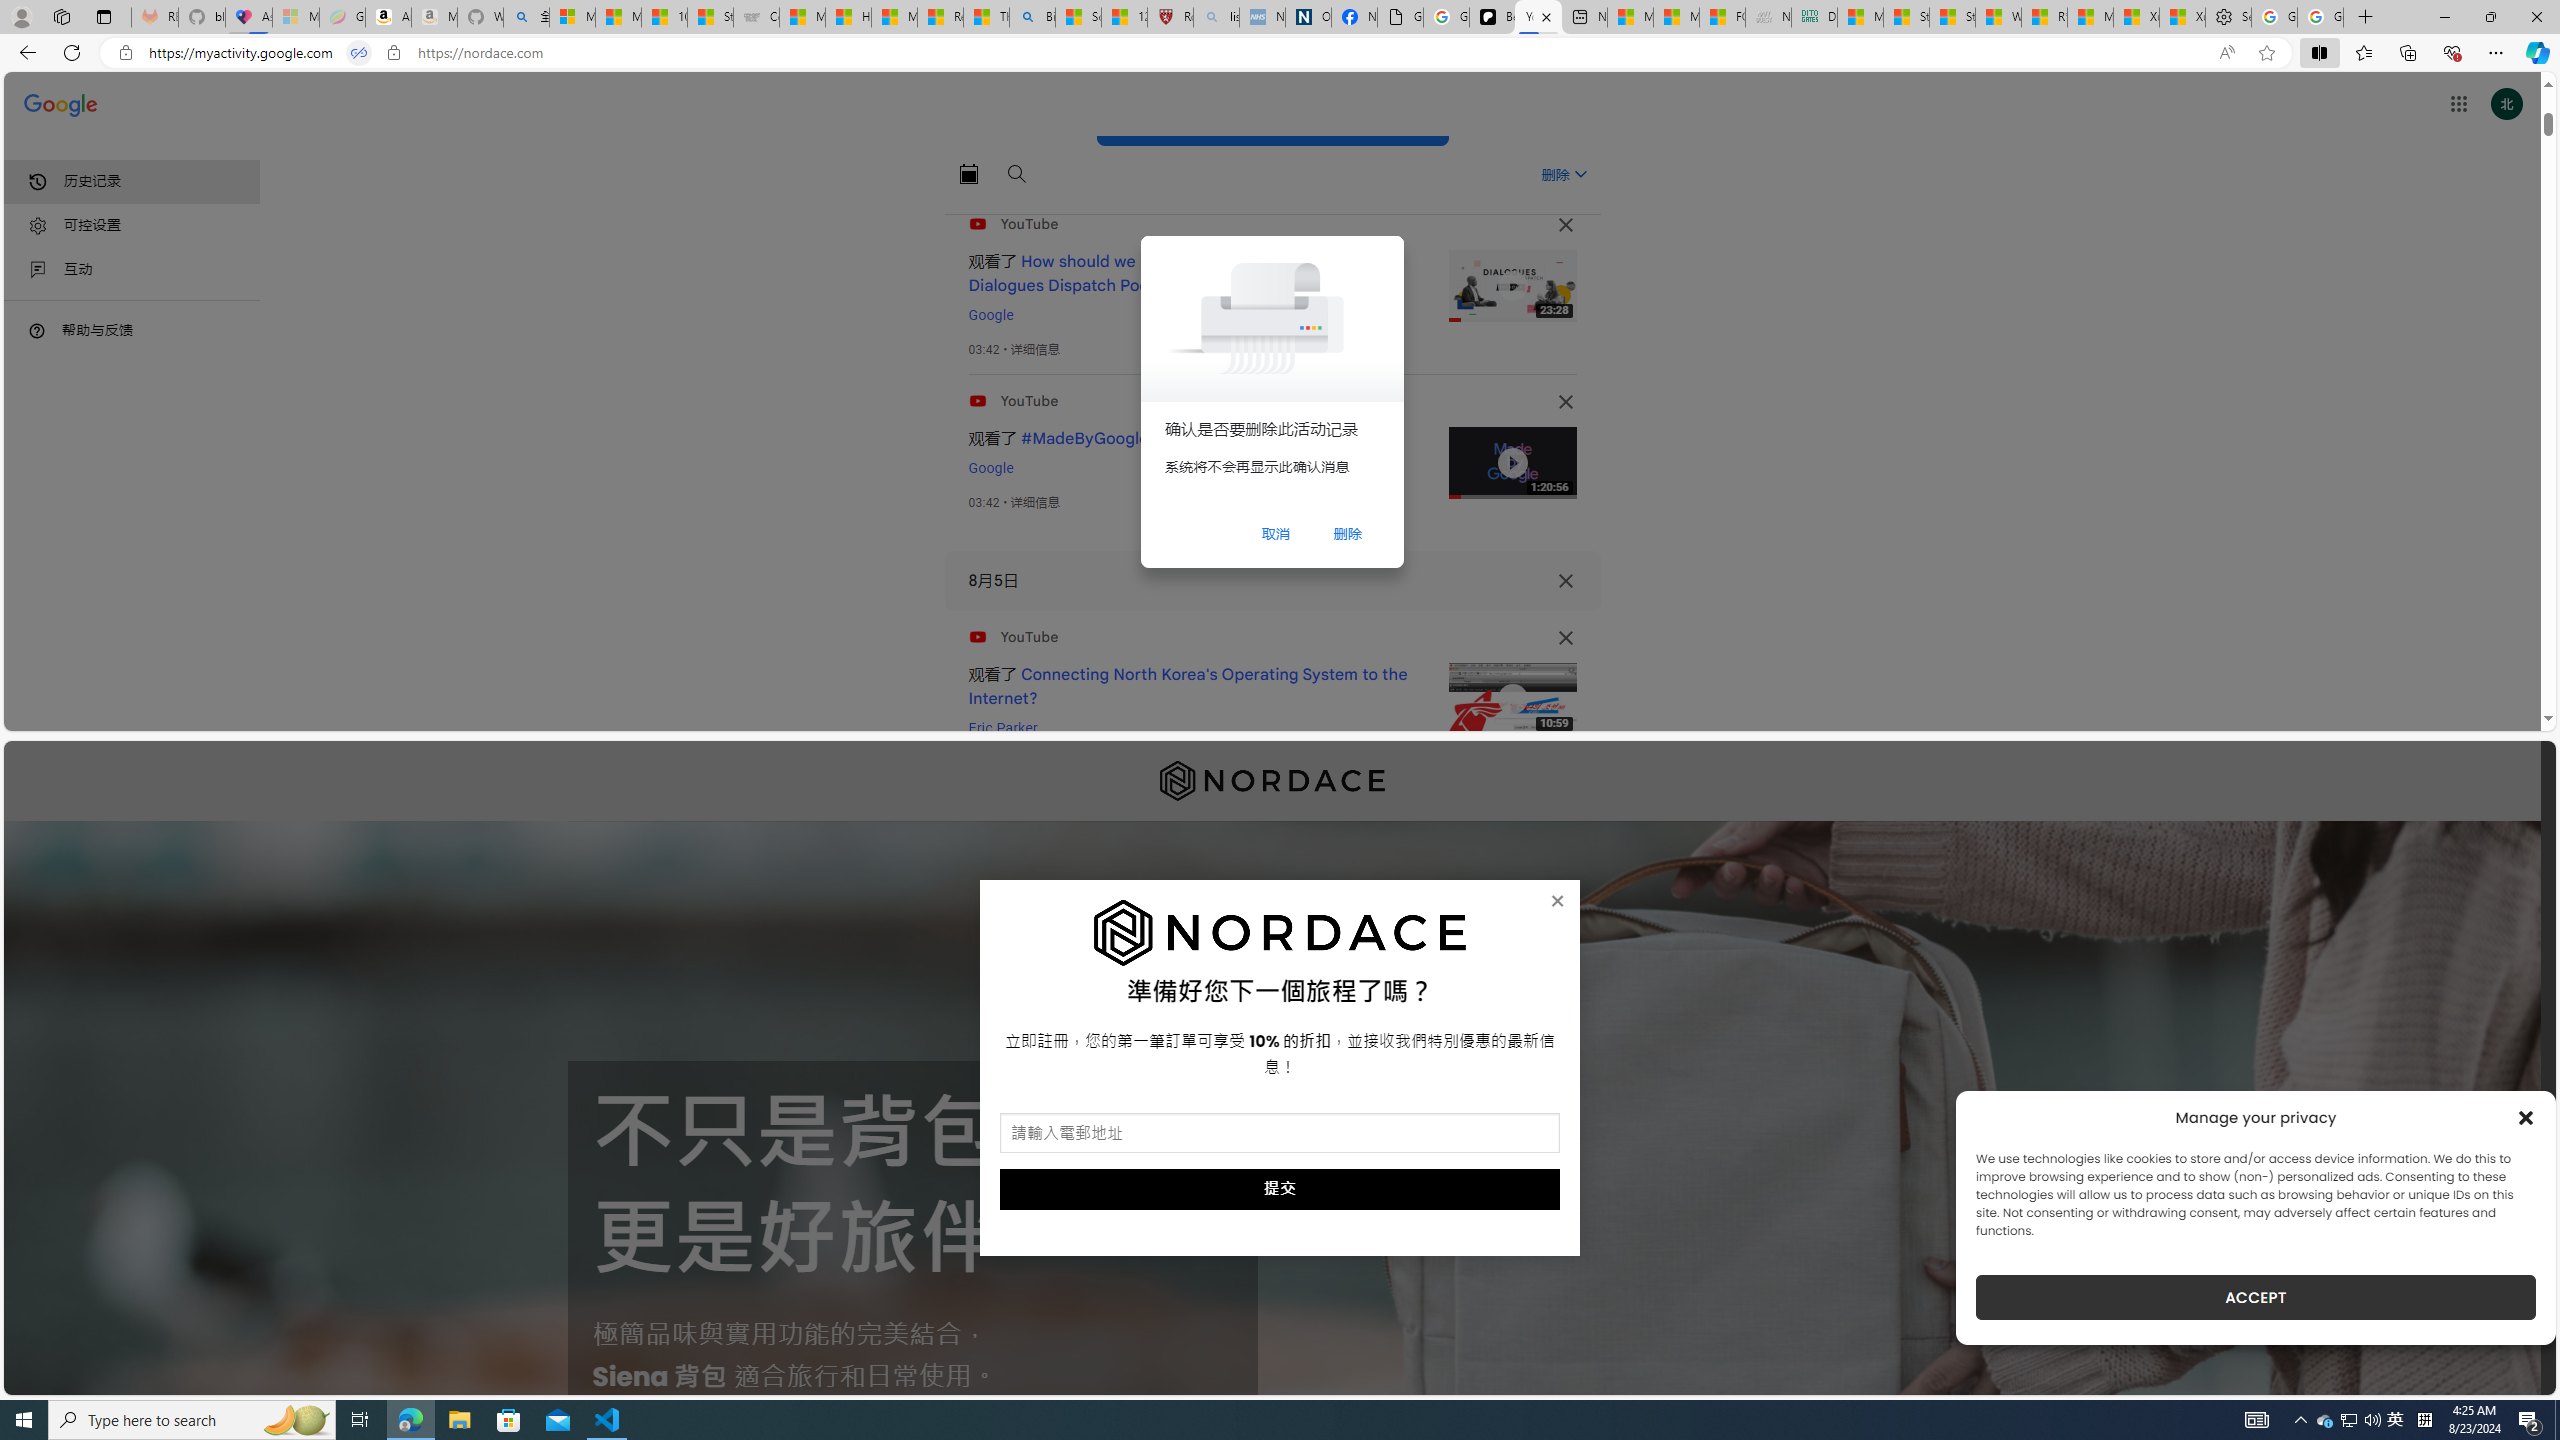 This screenshot has width=2560, height=1440. I want to click on 'Class: IVR0f NMm5M', so click(1512, 698).